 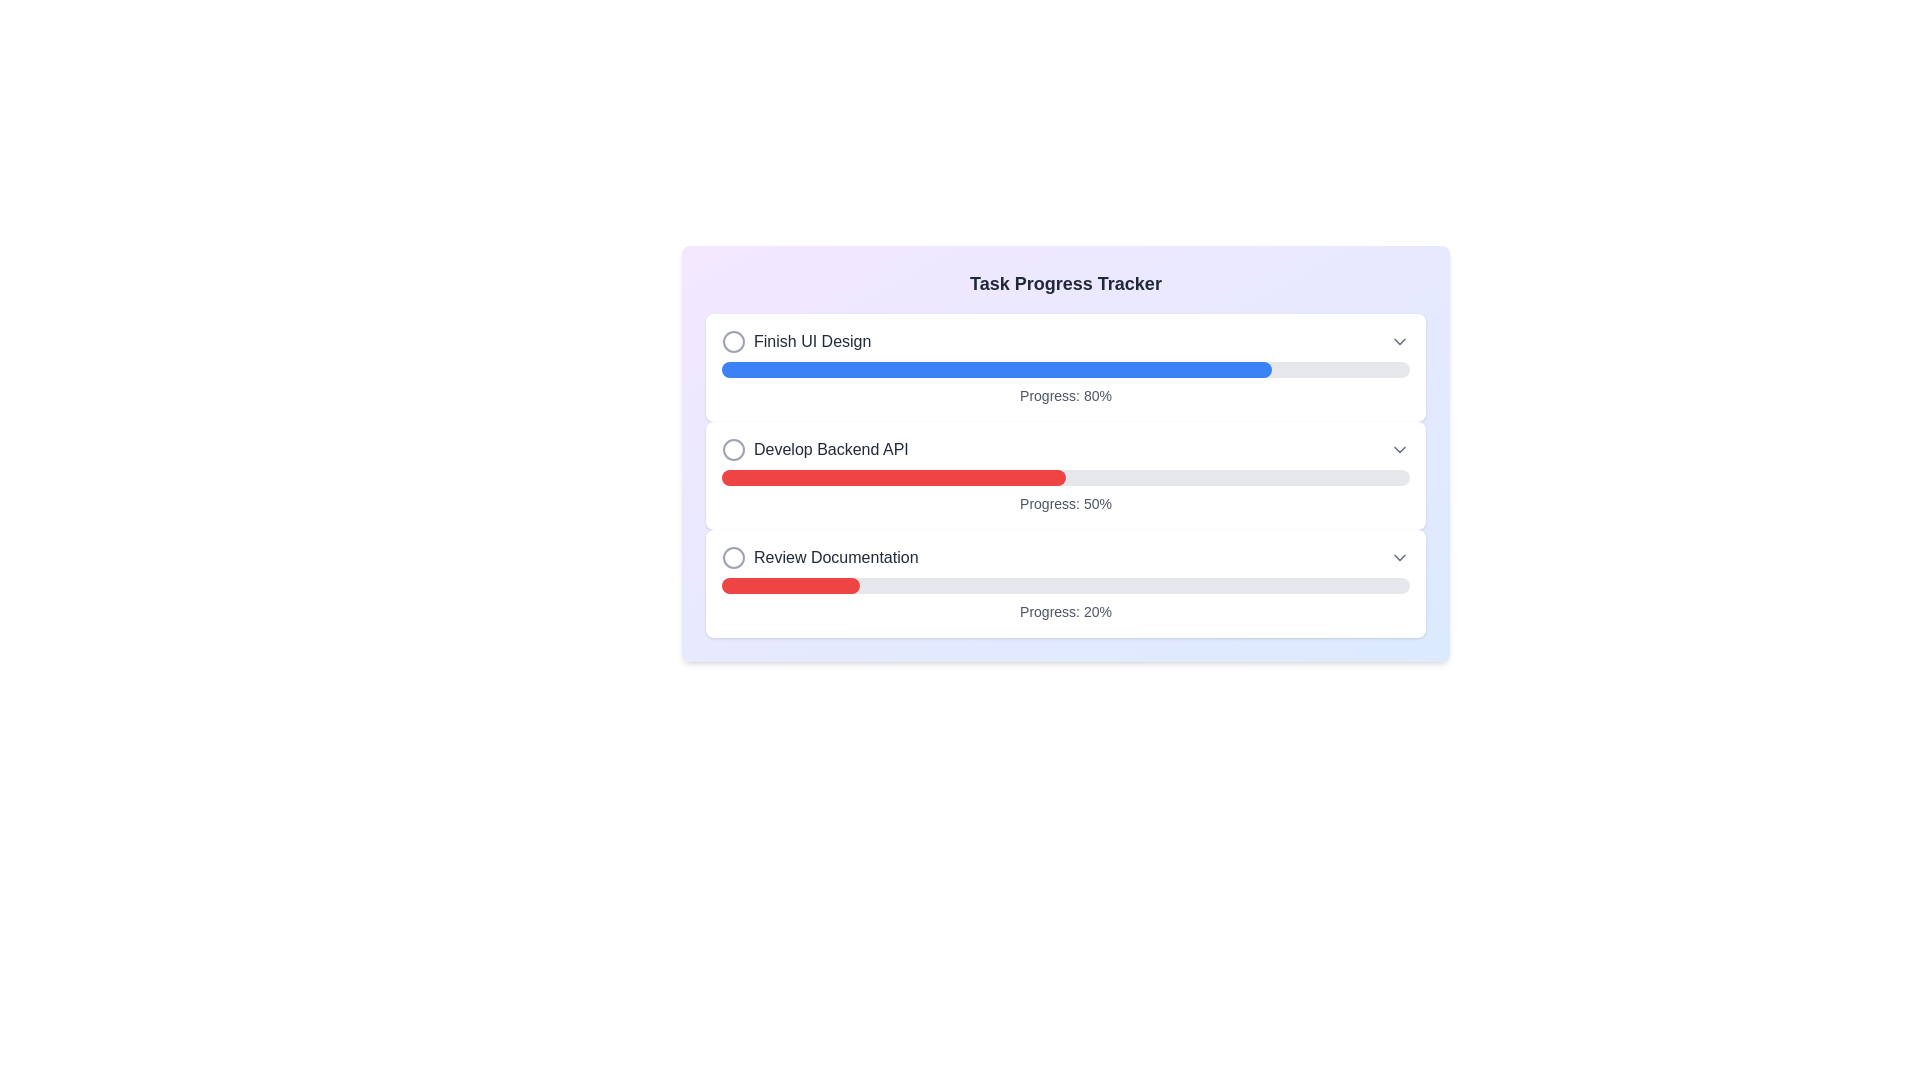 I want to click on the circular SVG element that represents the 'Review Documentation' task icon, which is styled as a gray-stroked circle with a radius of 10 units, so click(x=733, y=558).